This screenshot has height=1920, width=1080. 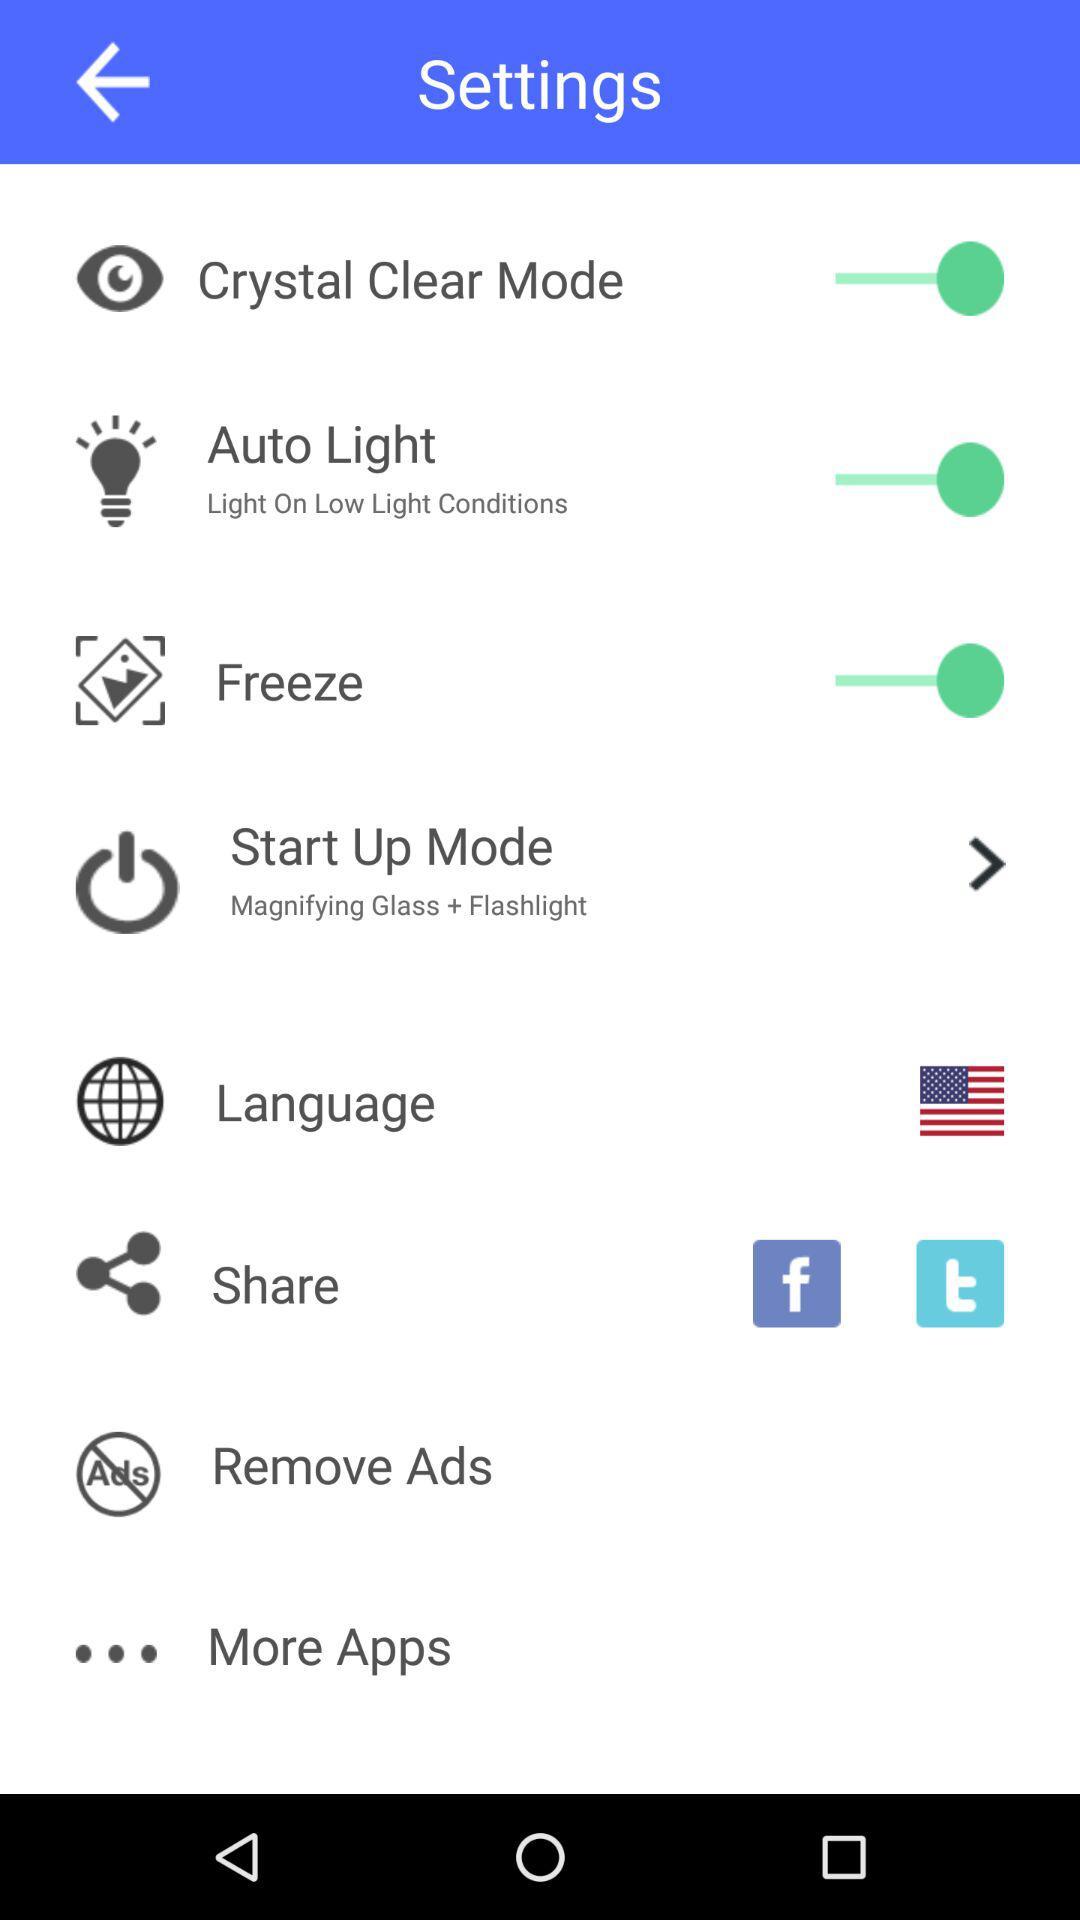 I want to click on switch orientation, so click(x=919, y=680).